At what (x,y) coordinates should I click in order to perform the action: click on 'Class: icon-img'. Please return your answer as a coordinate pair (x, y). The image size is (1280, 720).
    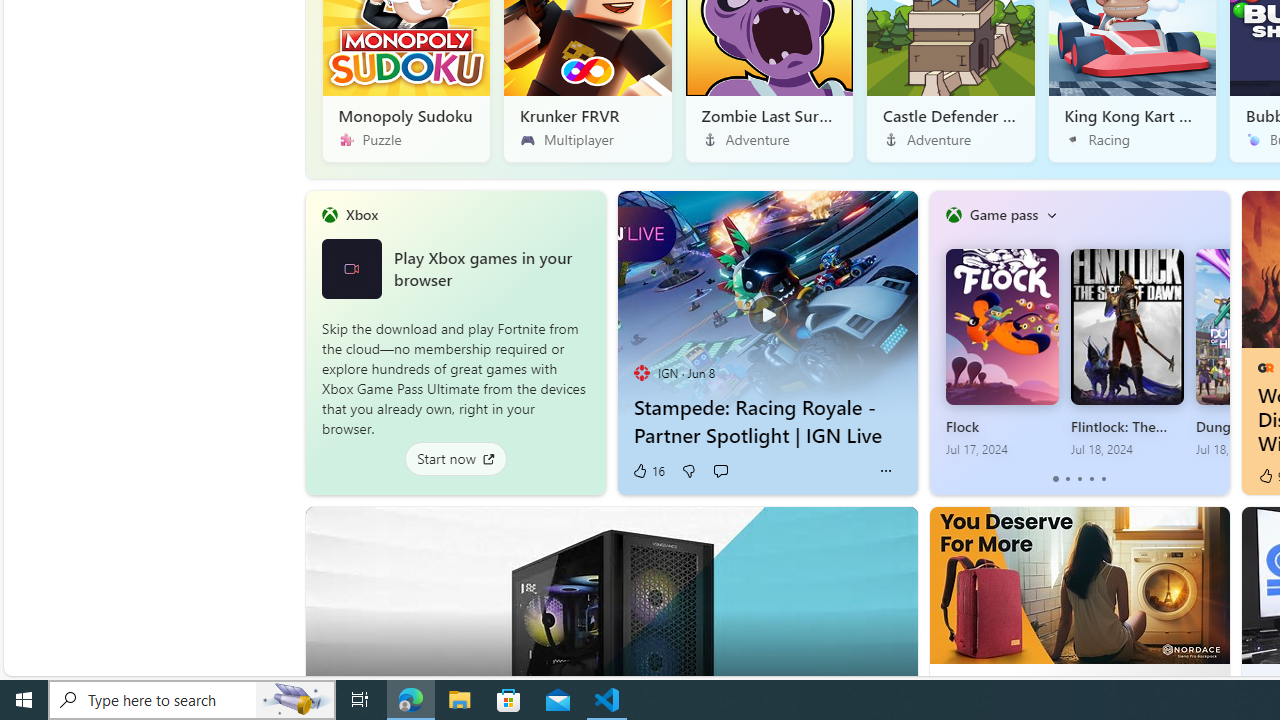
    Looking at the image, I should click on (1050, 214).